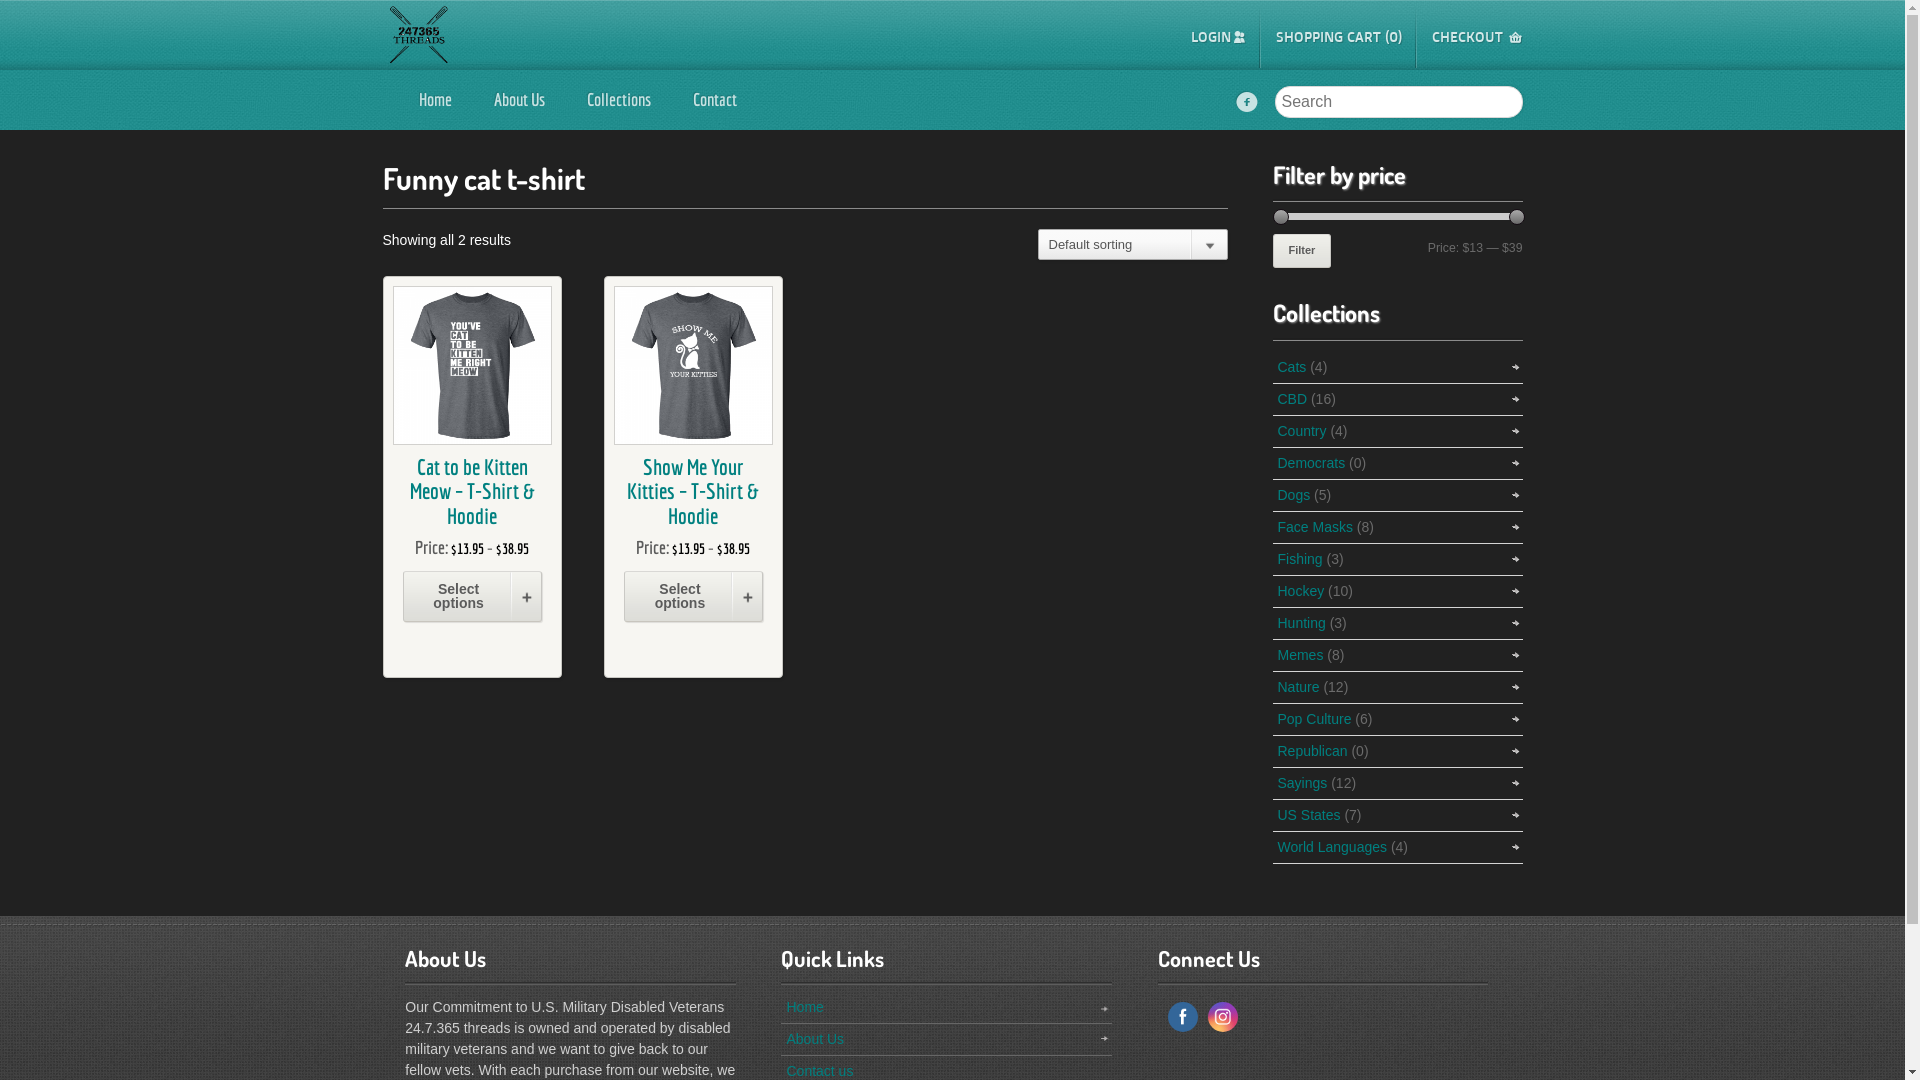  I want to click on 'Nature', so click(1299, 685).